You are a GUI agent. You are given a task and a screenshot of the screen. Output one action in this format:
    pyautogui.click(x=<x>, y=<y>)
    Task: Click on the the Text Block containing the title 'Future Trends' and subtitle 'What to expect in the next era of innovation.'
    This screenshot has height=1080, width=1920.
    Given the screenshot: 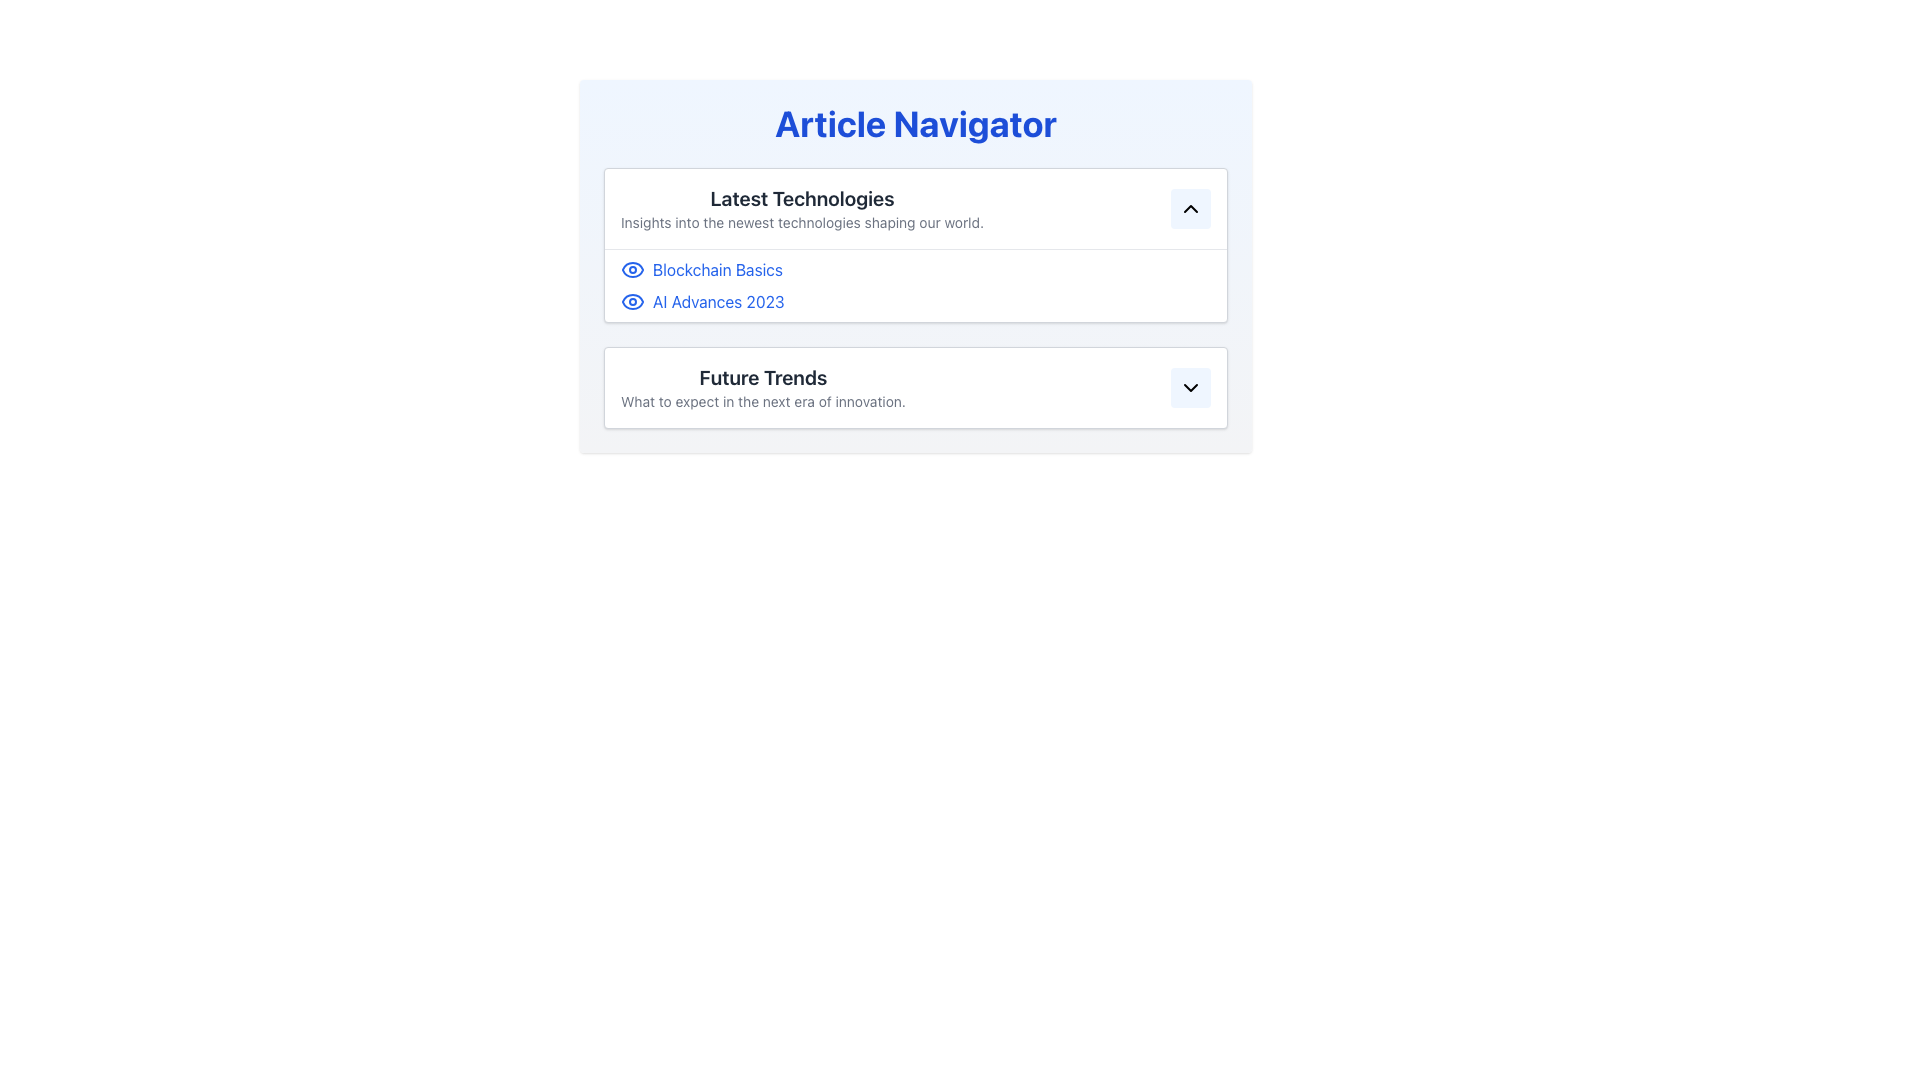 What is the action you would take?
    pyautogui.click(x=762, y=388)
    